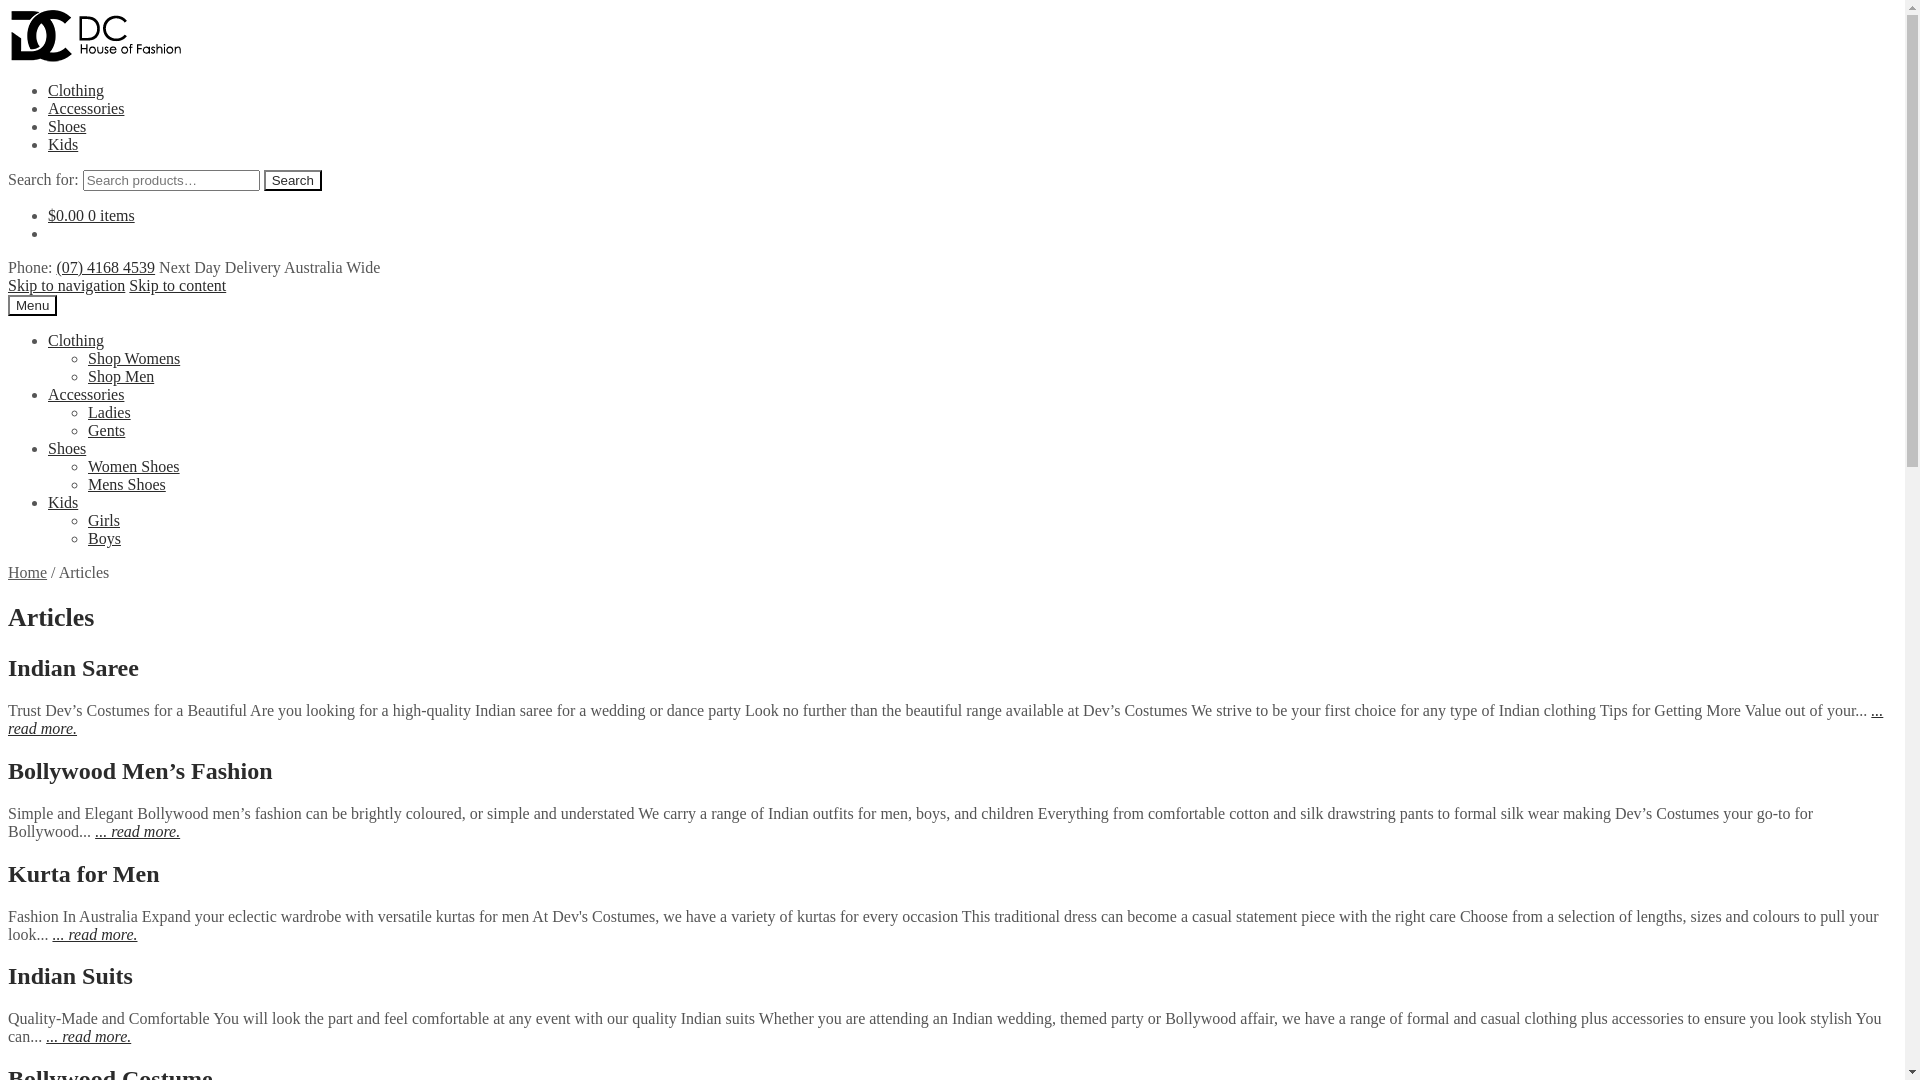 The image size is (1920, 1080). I want to click on 'Menu', so click(32, 305).